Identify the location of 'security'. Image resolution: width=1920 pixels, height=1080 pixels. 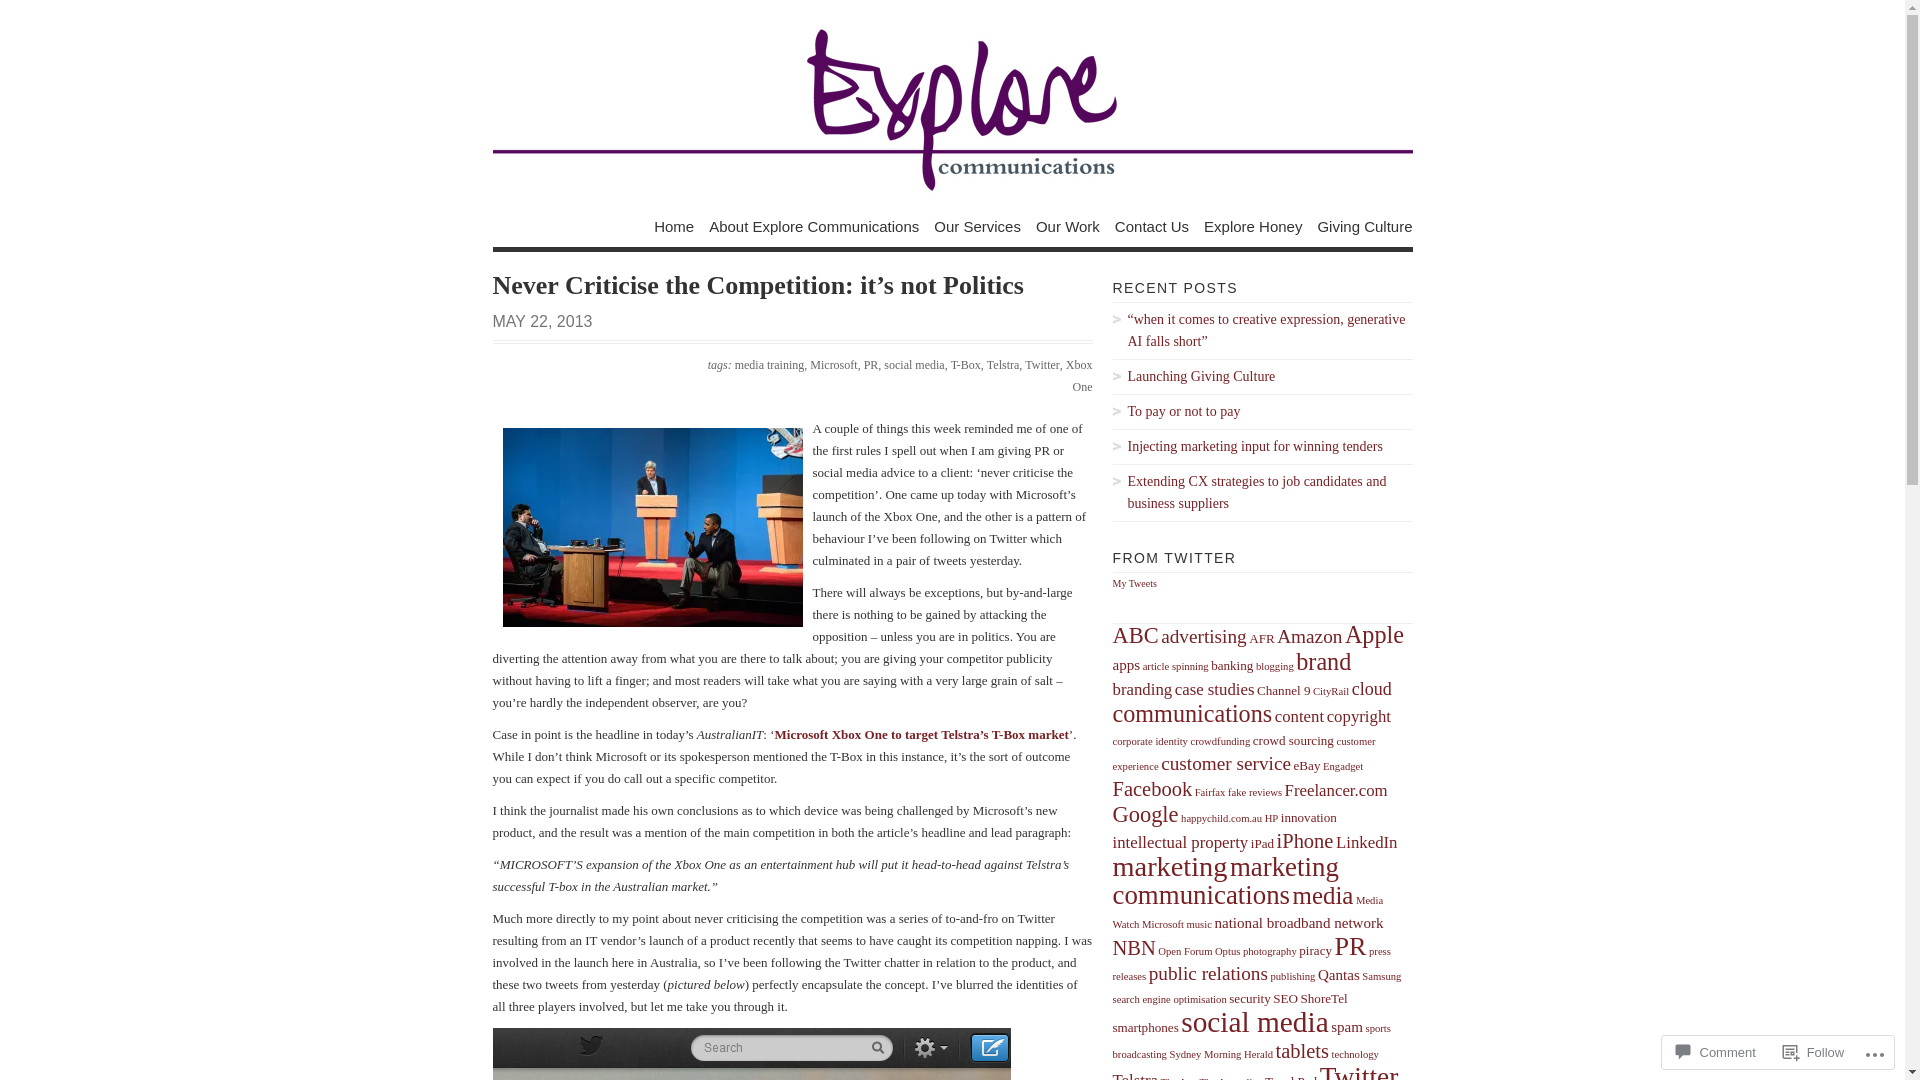
(1227, 998).